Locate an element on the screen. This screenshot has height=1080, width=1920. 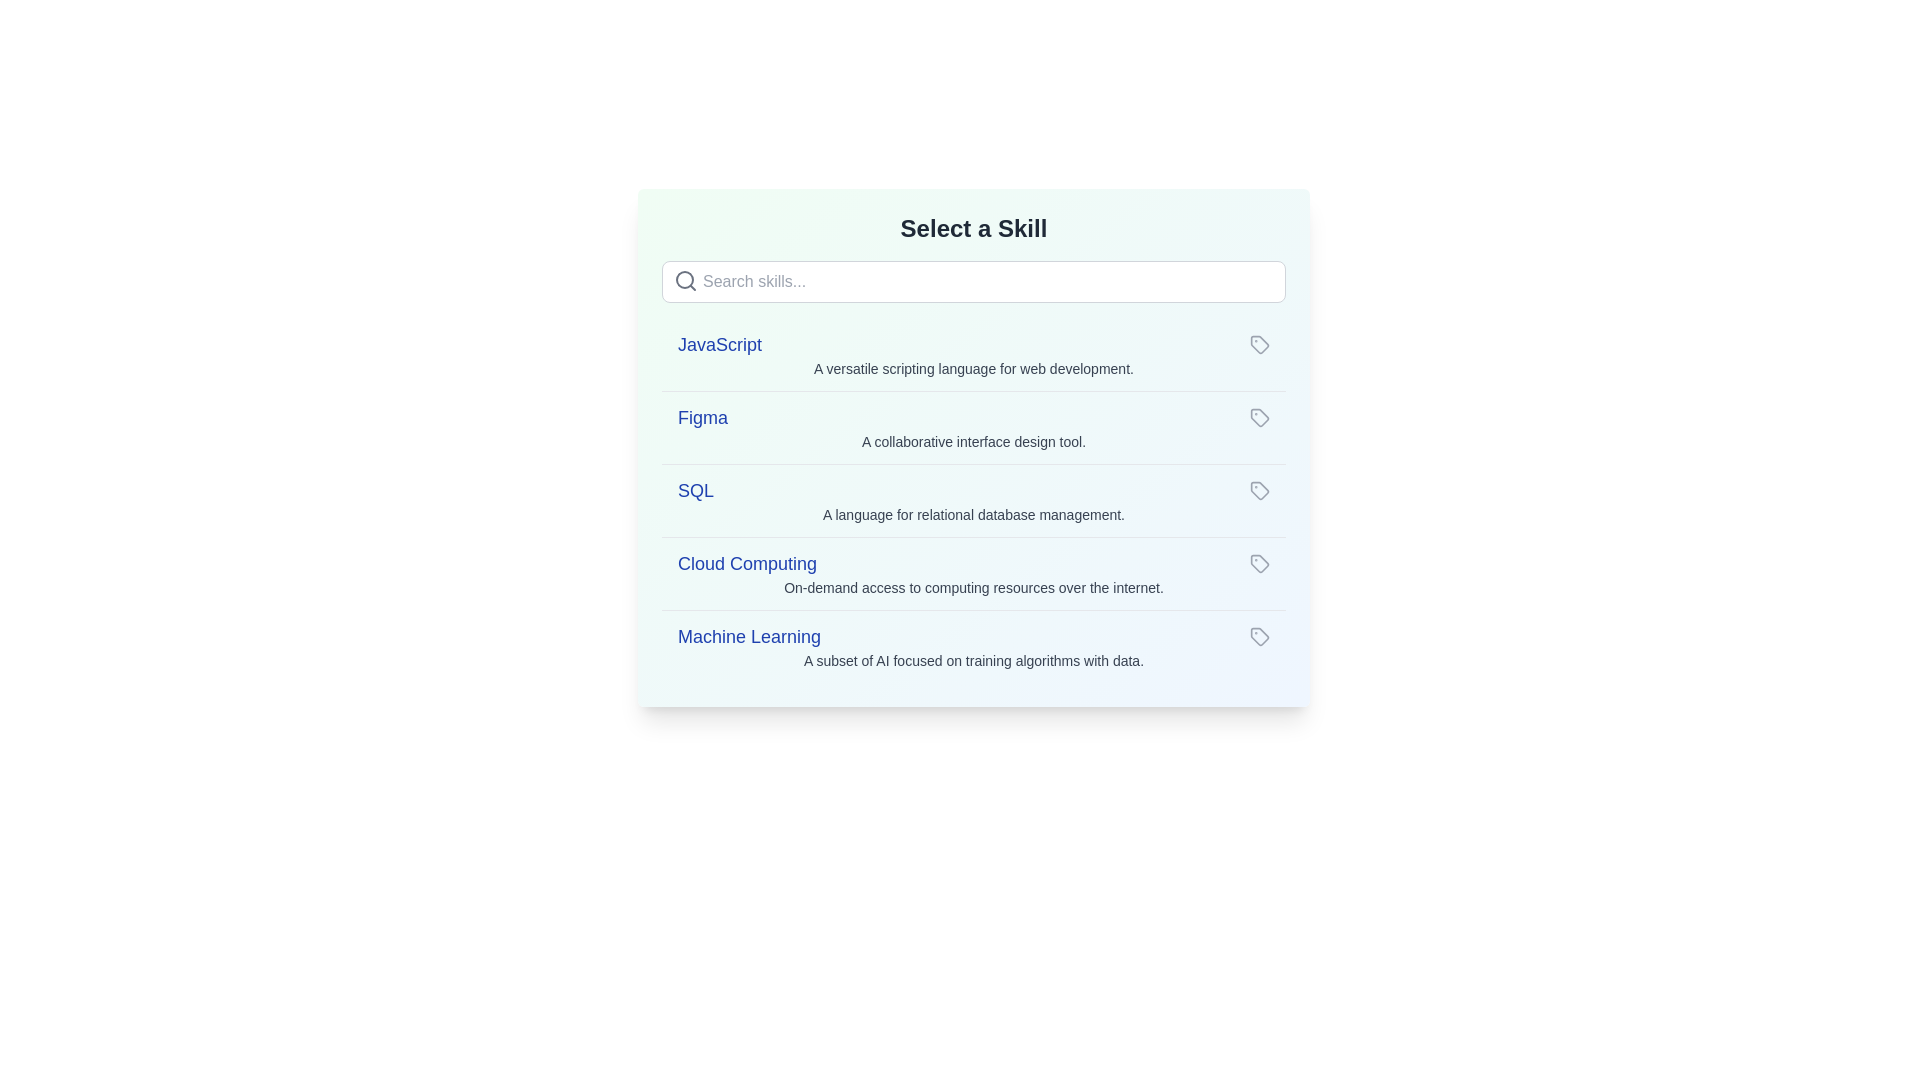
the second item in the selectable list labeled 'Select a Skill', which represents the skill 'Figma' is located at coordinates (974, 426).